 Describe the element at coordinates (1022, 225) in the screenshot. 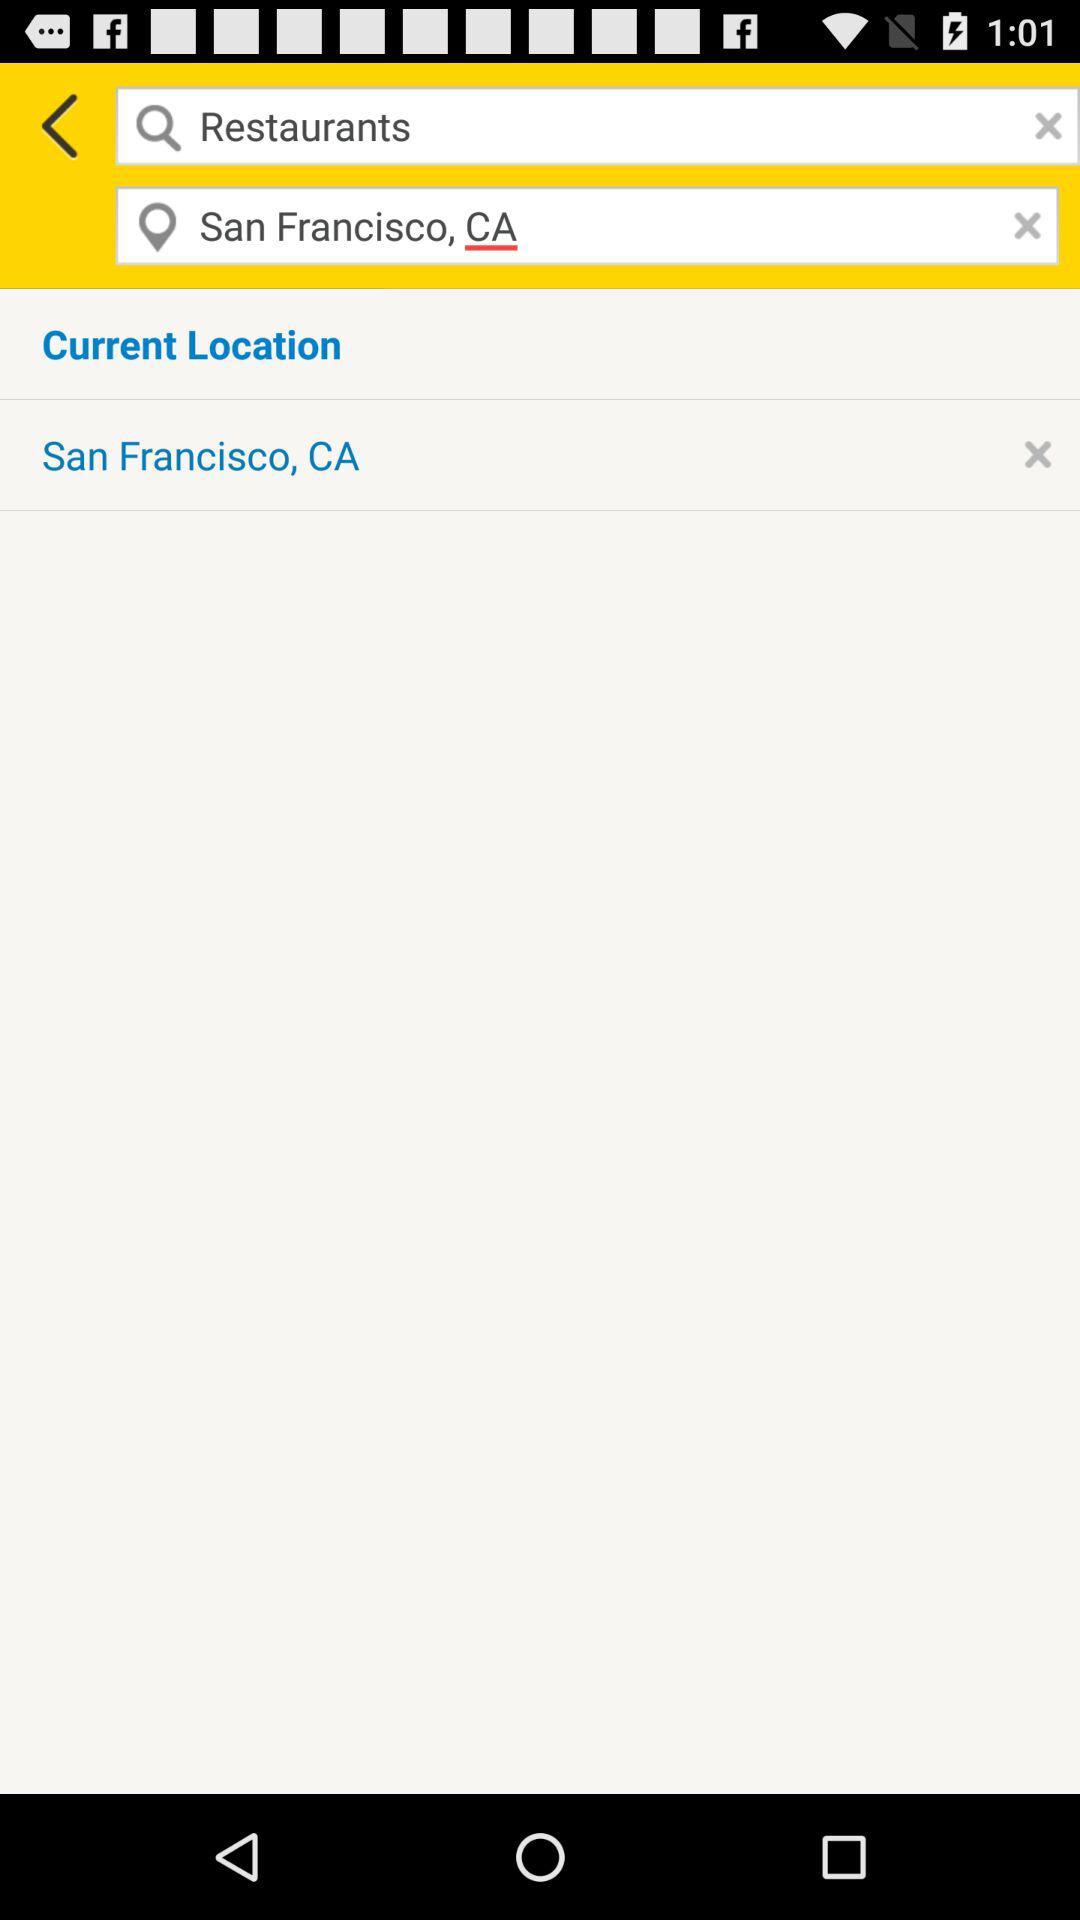

I see `clear field` at that location.